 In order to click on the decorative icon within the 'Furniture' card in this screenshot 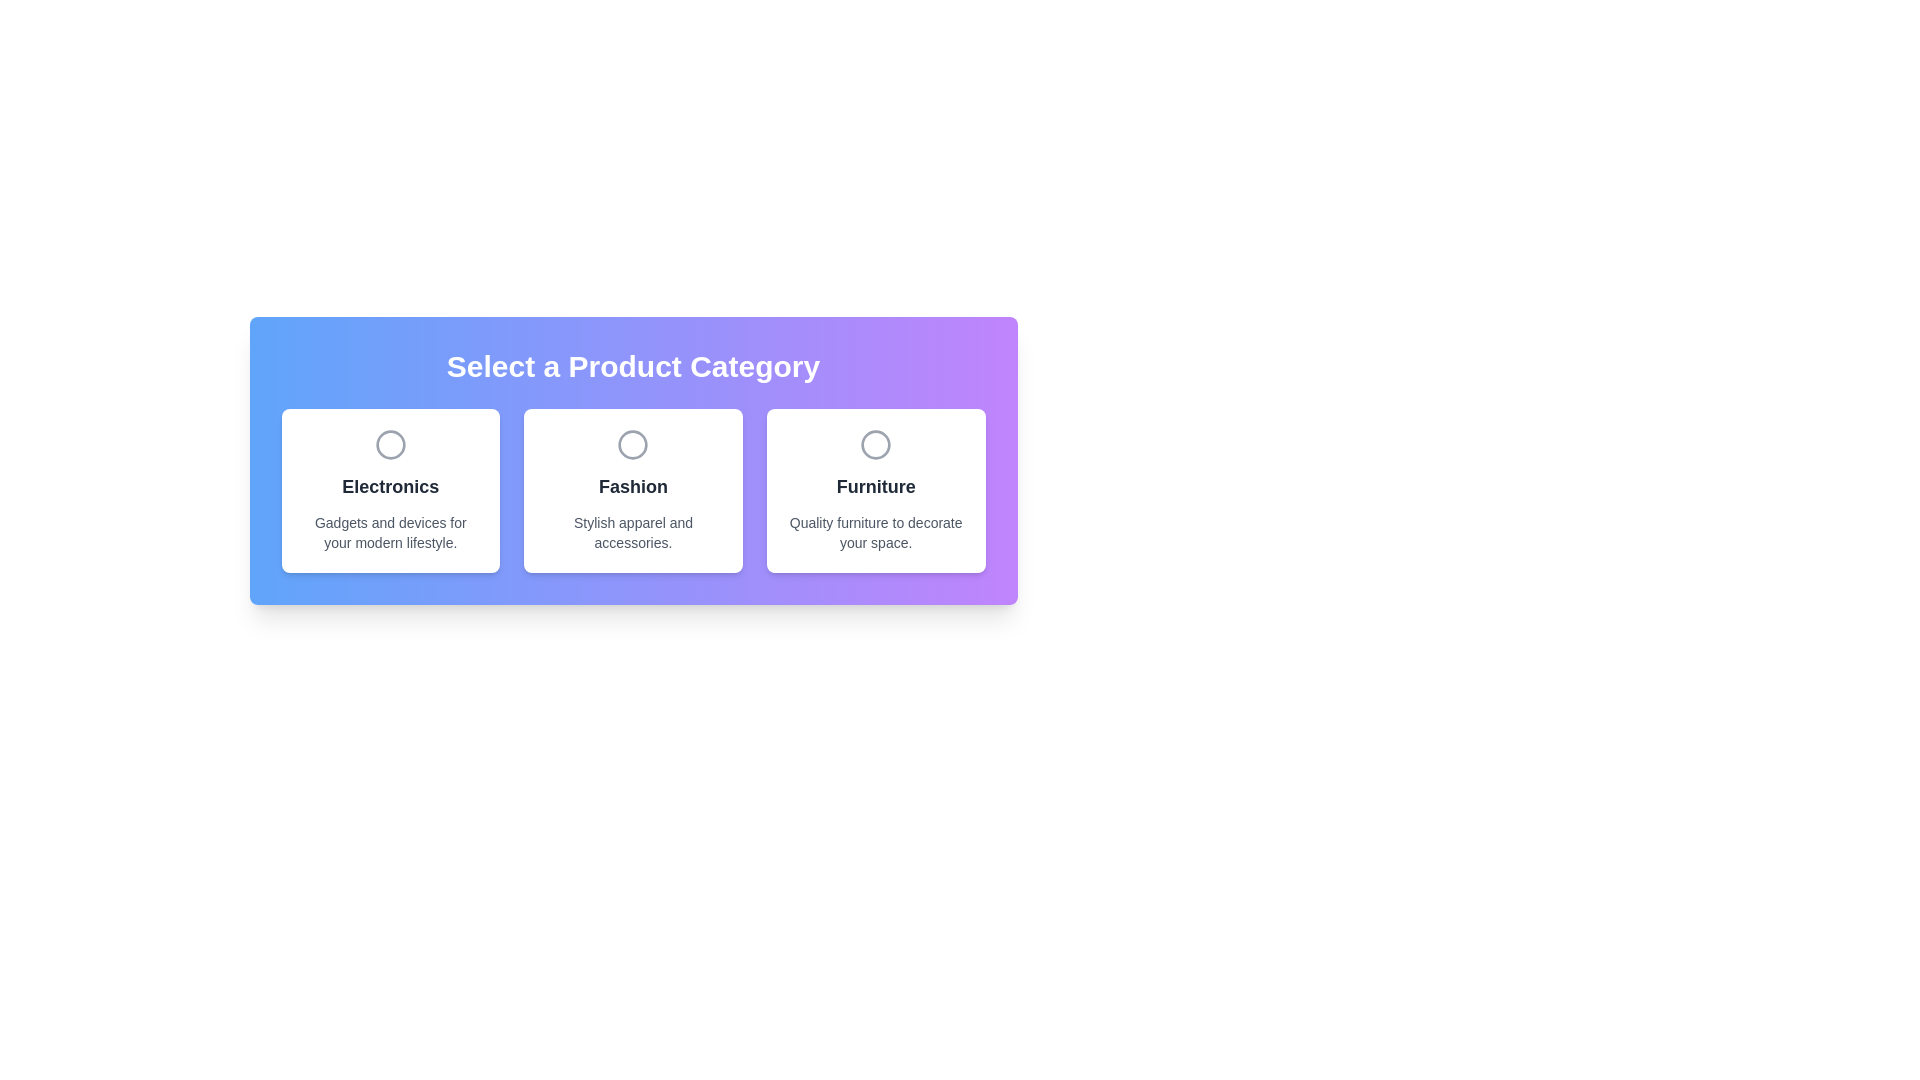, I will do `click(876, 443)`.